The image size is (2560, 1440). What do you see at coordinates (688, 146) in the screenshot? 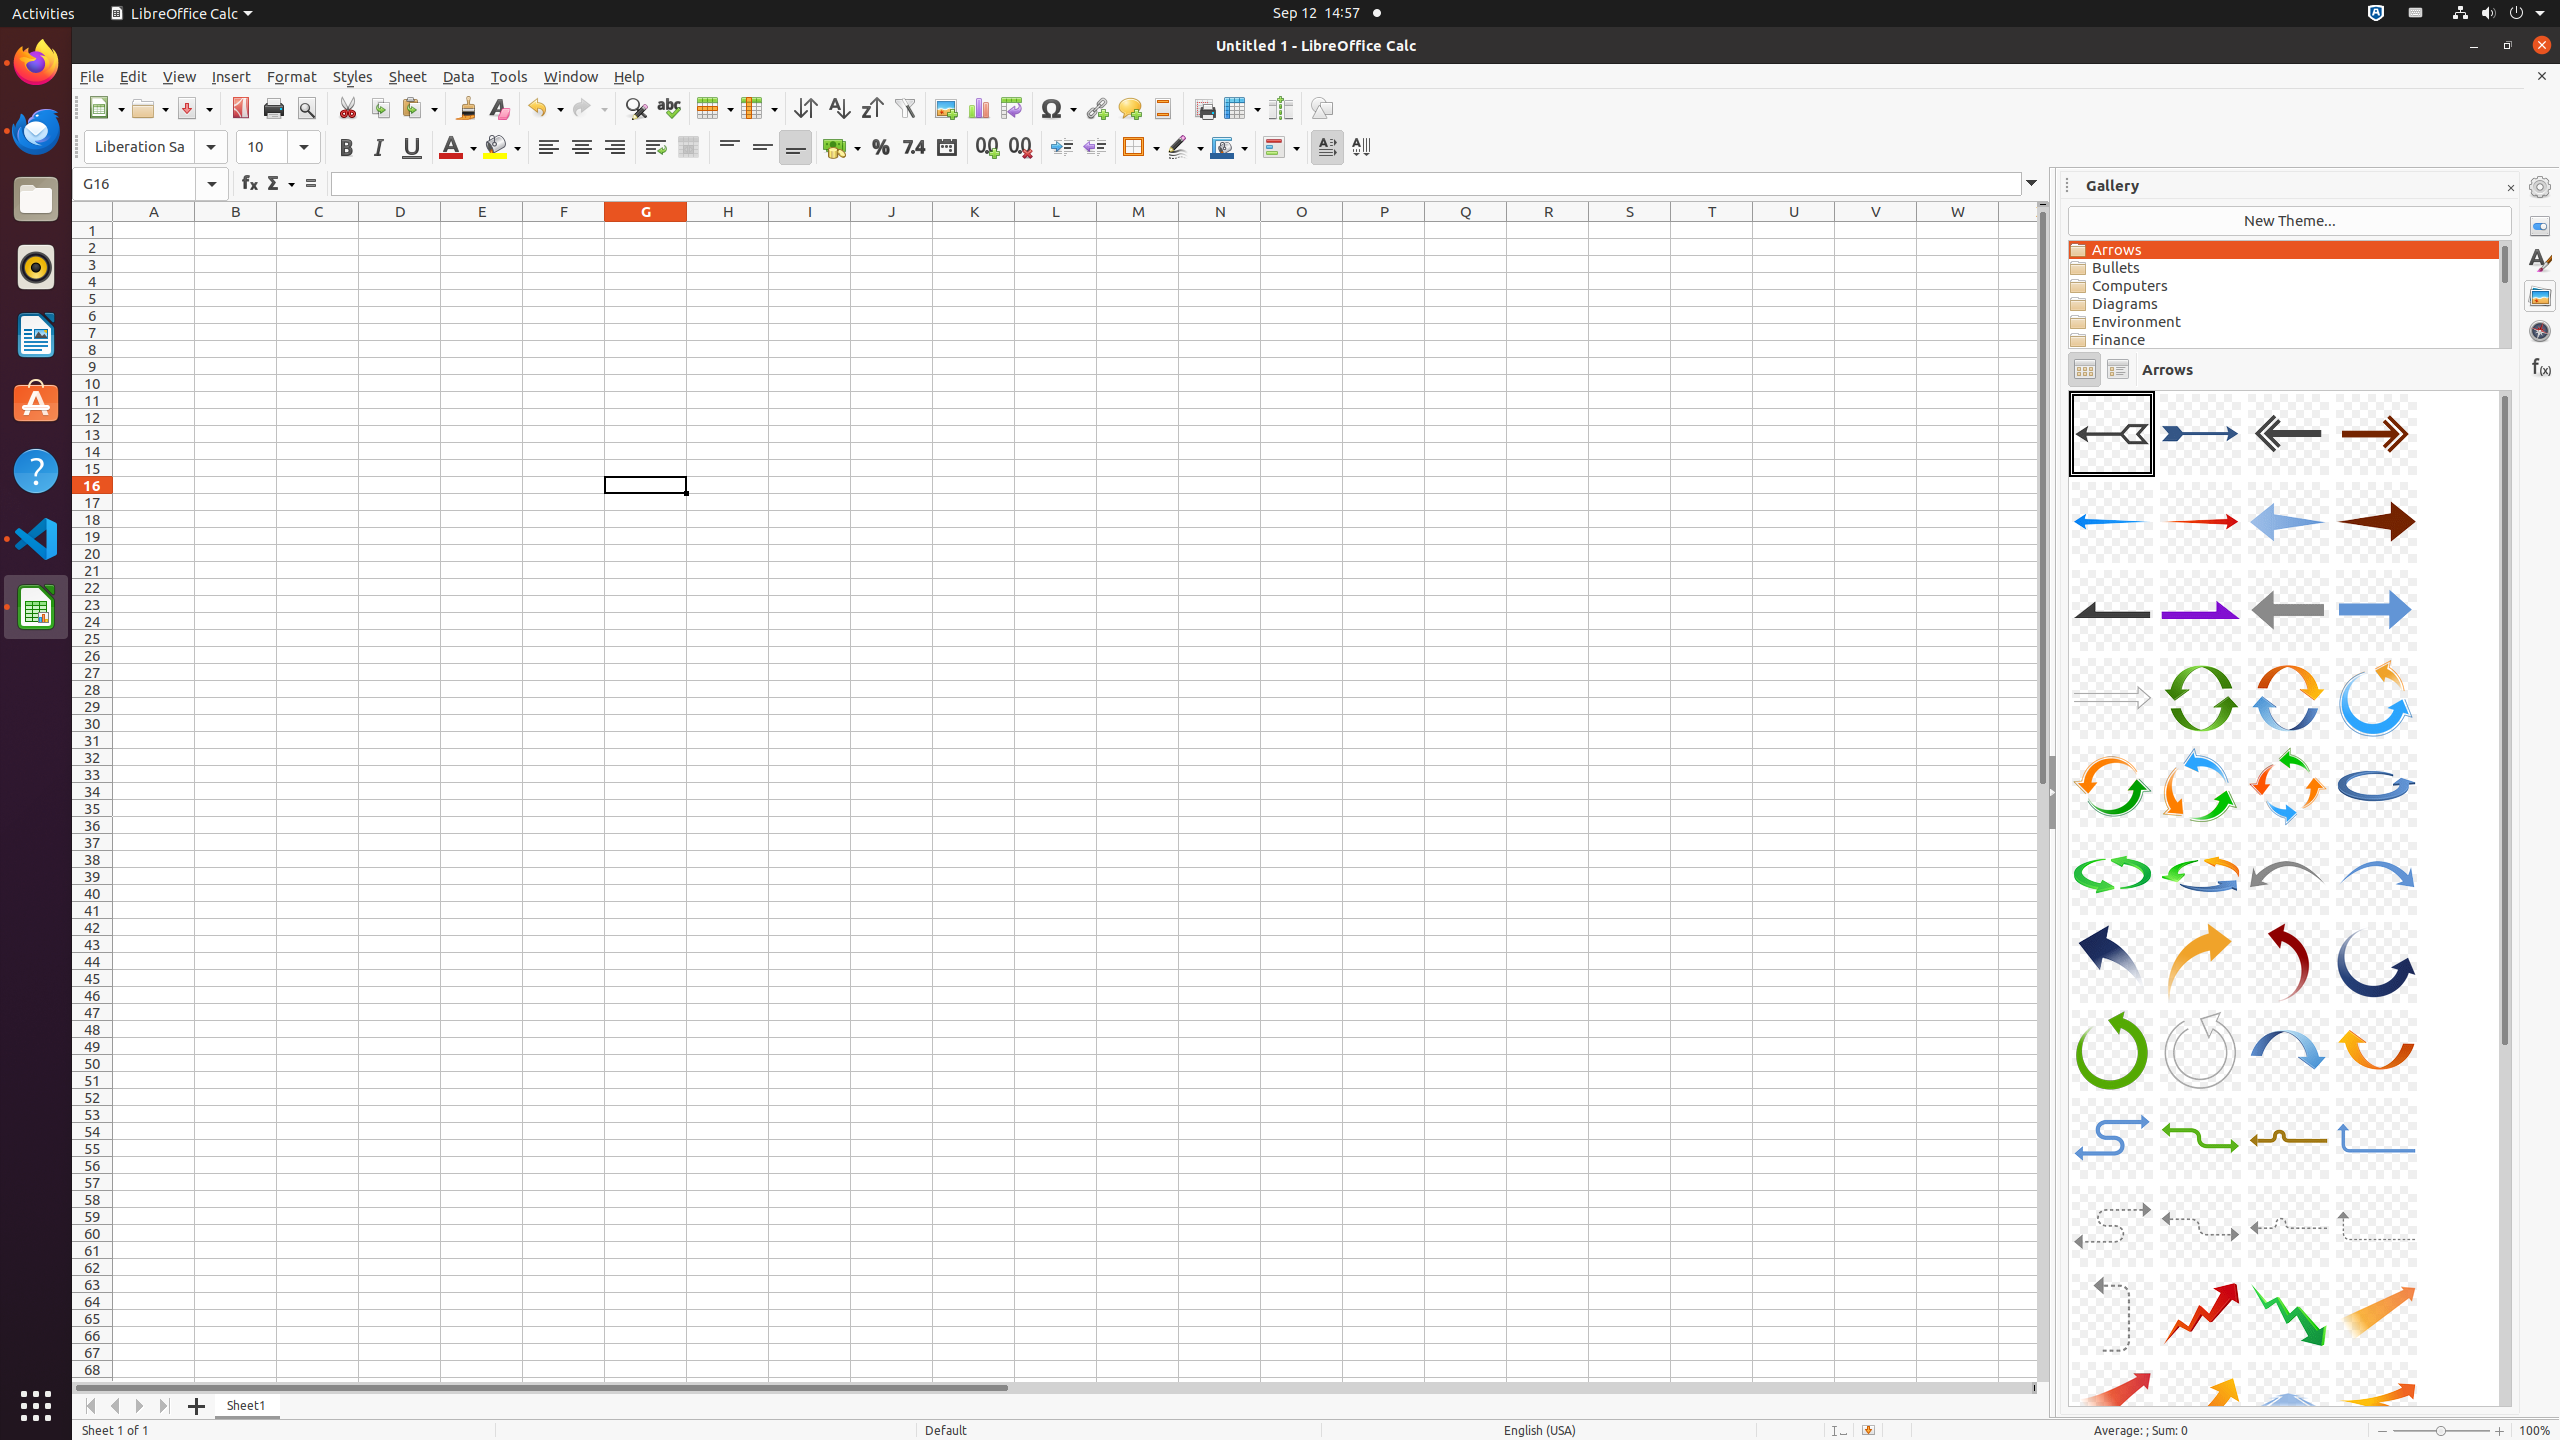
I see `'Merge and Center Cells'` at bounding box center [688, 146].